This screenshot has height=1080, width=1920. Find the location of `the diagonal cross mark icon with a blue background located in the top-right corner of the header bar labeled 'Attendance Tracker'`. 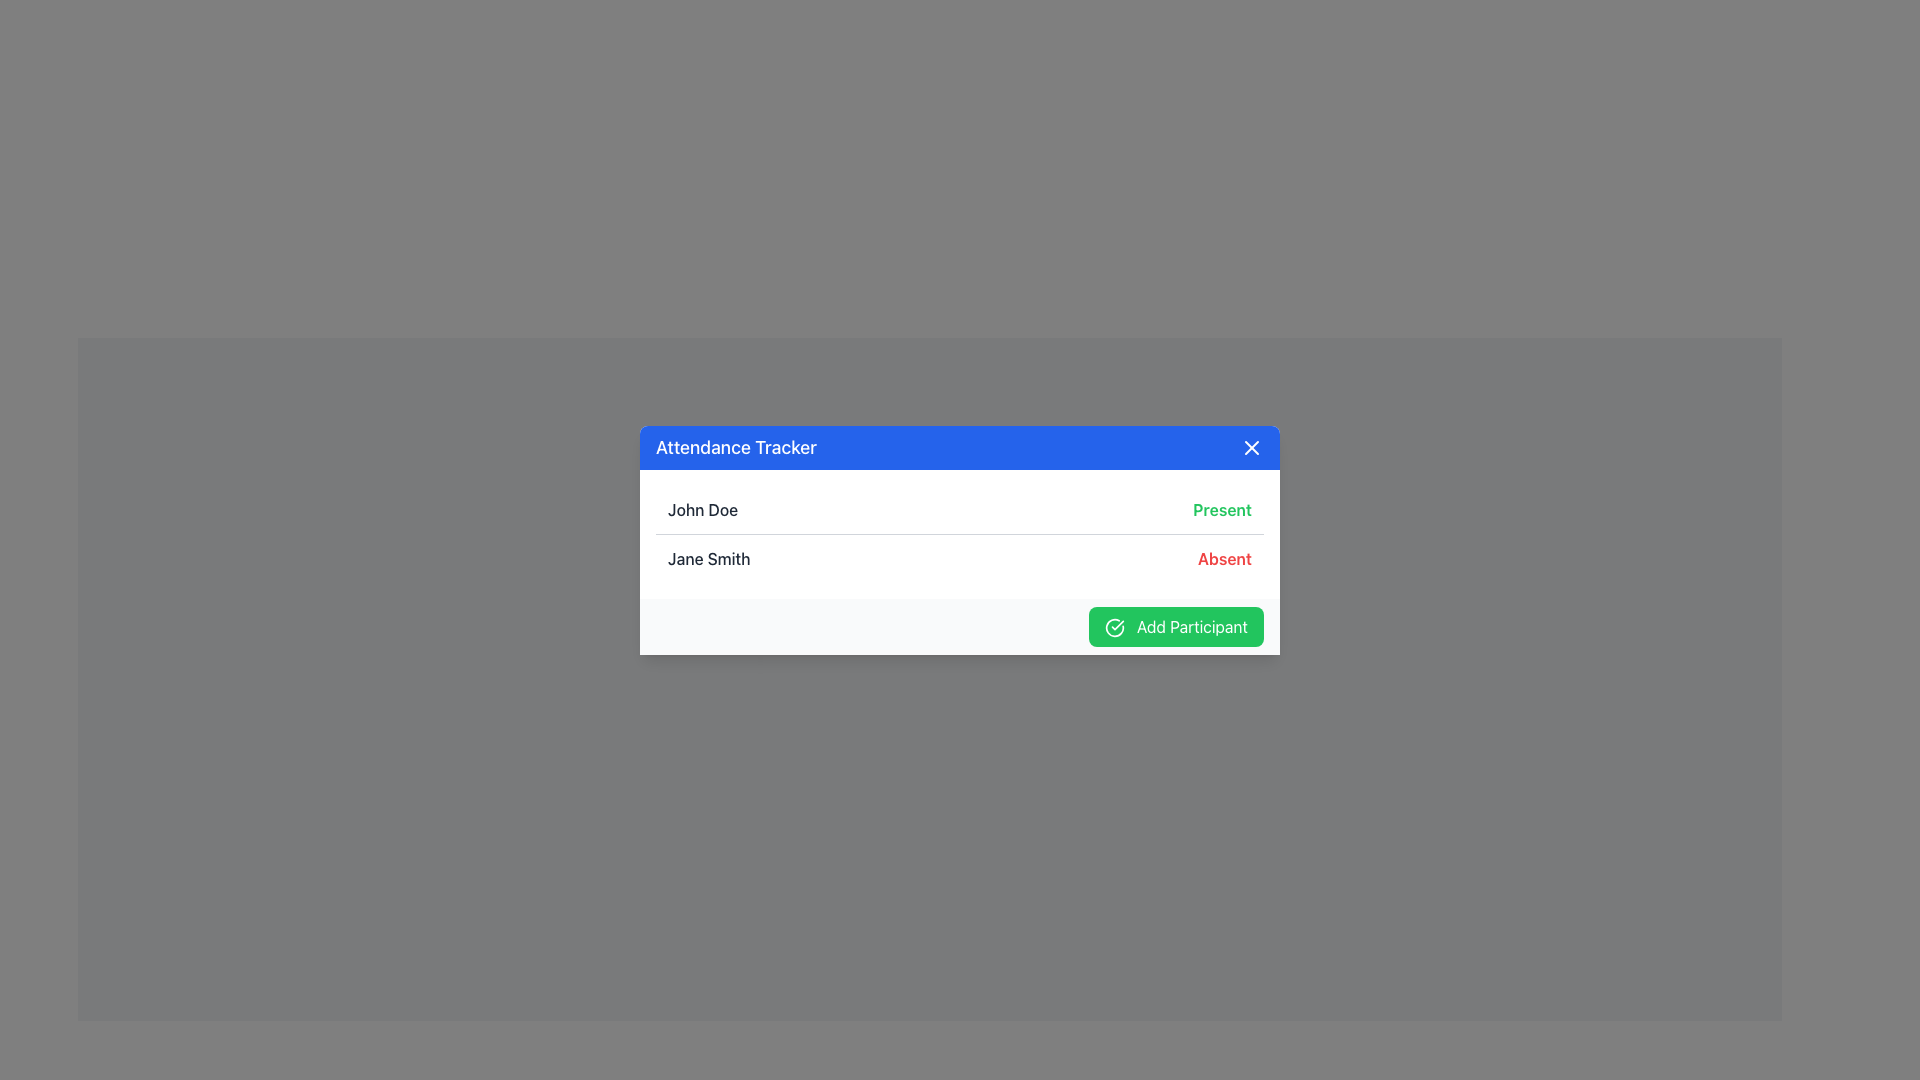

the diagonal cross mark icon with a blue background located in the top-right corner of the header bar labeled 'Attendance Tracker' is located at coordinates (1251, 446).